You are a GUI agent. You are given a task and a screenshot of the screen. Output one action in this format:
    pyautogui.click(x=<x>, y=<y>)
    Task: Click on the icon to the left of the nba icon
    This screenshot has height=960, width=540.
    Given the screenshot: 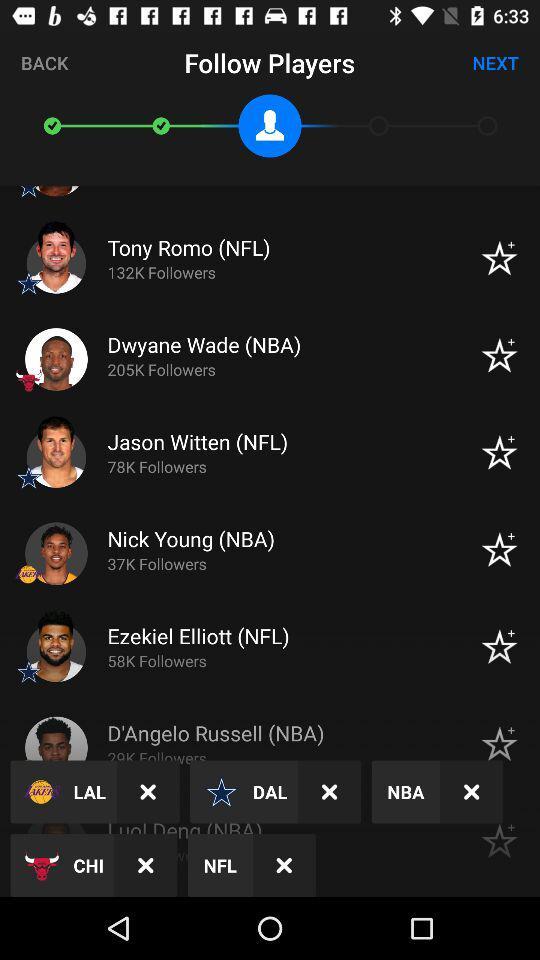 What is the action you would take?
    pyautogui.click(x=329, y=792)
    